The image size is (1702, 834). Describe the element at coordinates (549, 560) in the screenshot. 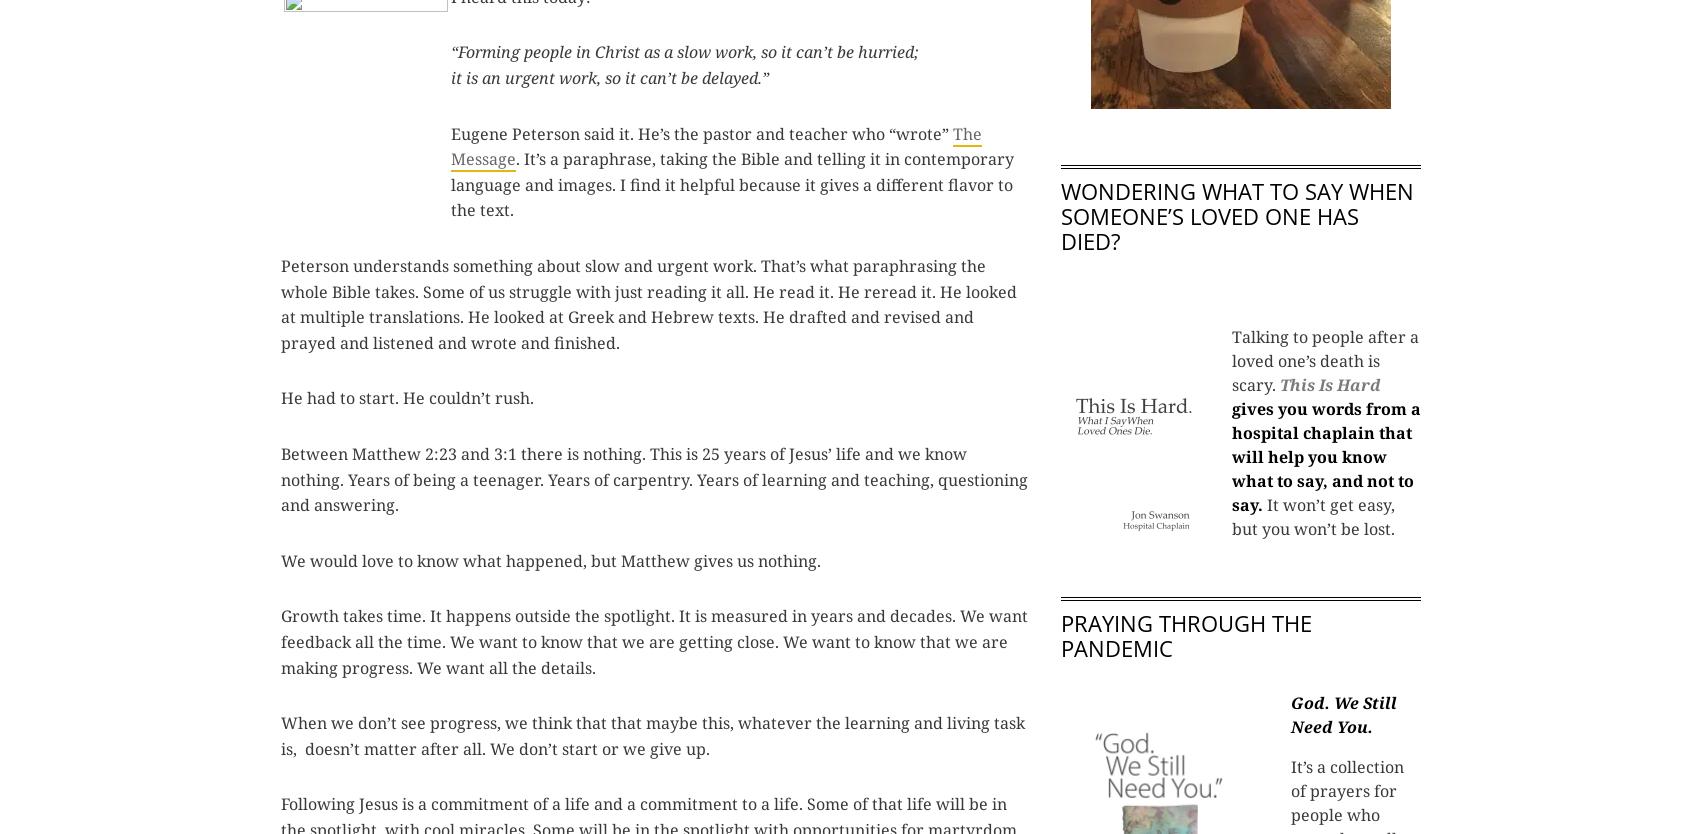

I see `'We would love to know what happened, but Matthew gives us nothing.'` at that location.